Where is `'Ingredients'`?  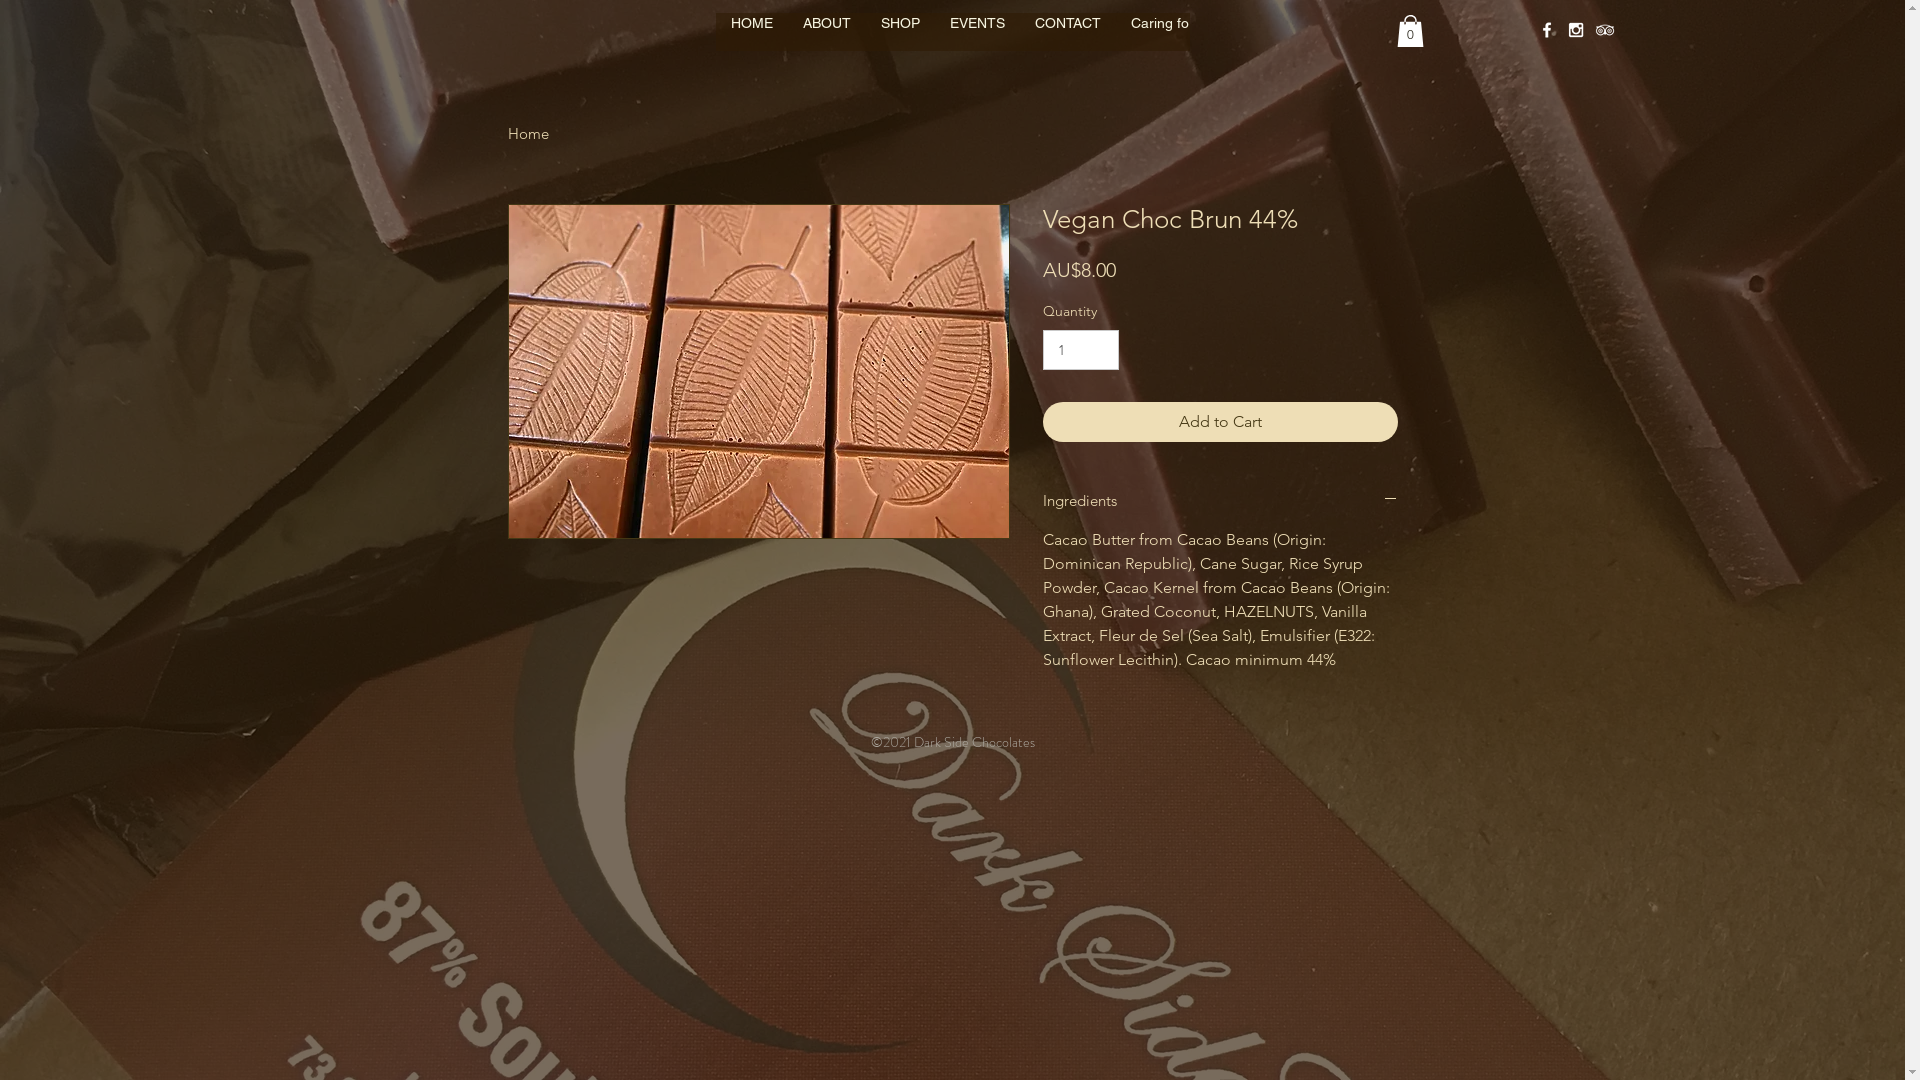
'Ingredients' is located at coordinates (1040, 499).